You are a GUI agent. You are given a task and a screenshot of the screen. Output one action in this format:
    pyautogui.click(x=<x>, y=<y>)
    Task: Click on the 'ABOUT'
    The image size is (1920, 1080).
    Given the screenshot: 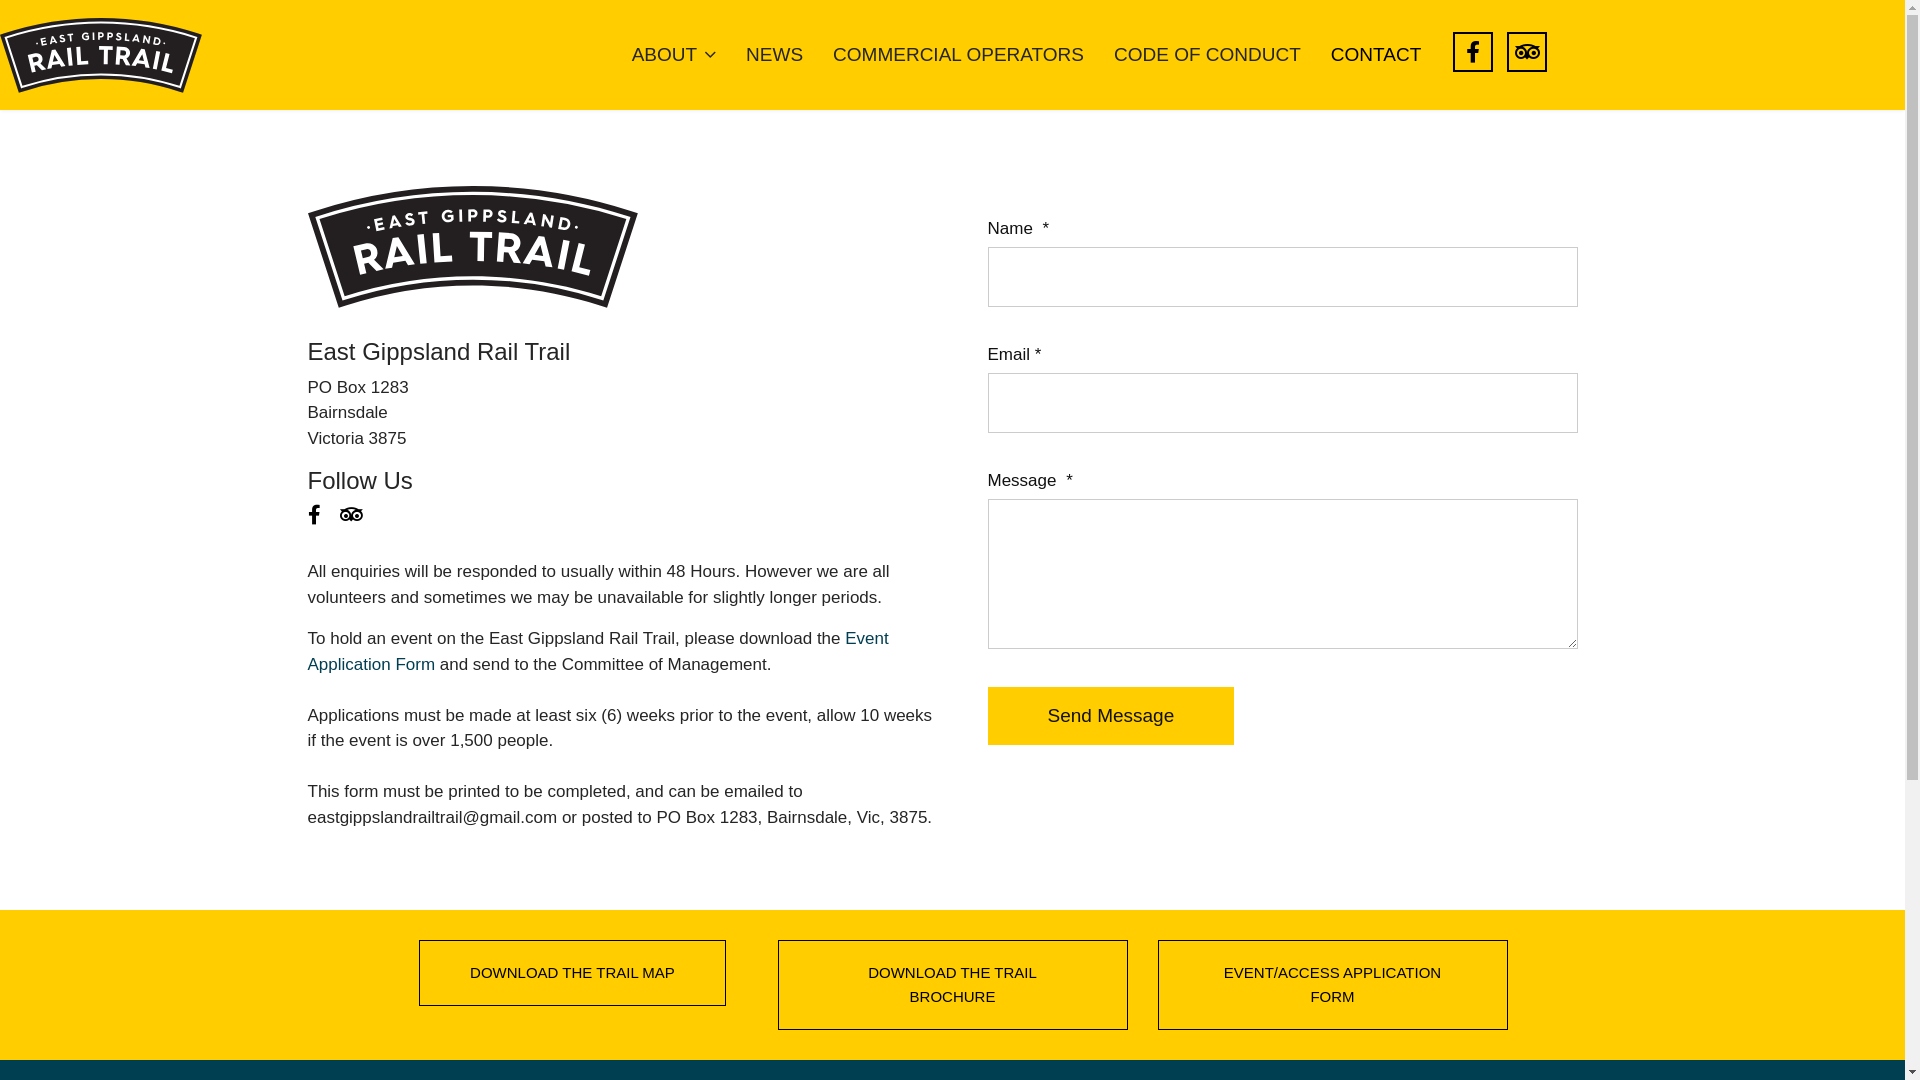 What is the action you would take?
    pyautogui.click(x=673, y=53)
    